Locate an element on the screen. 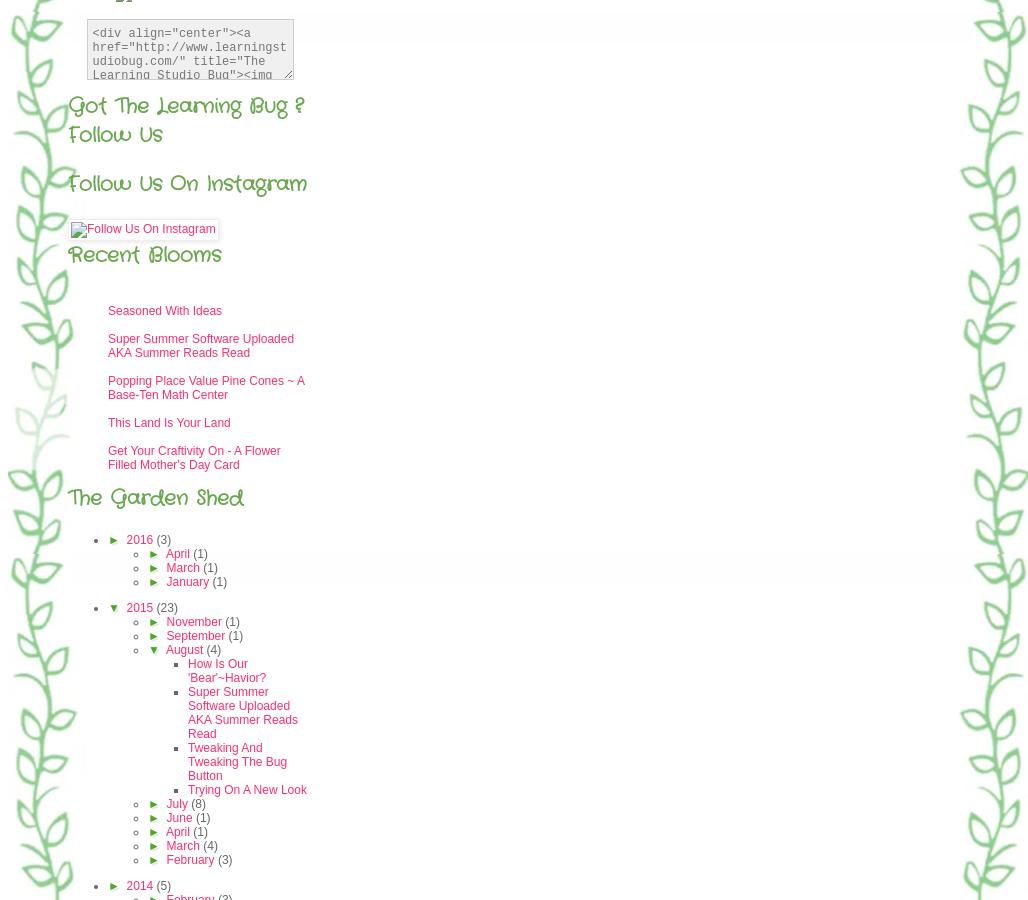 The image size is (1028, 900). 'Tweaking And Tweaking The Bug Button' is located at coordinates (188, 760).